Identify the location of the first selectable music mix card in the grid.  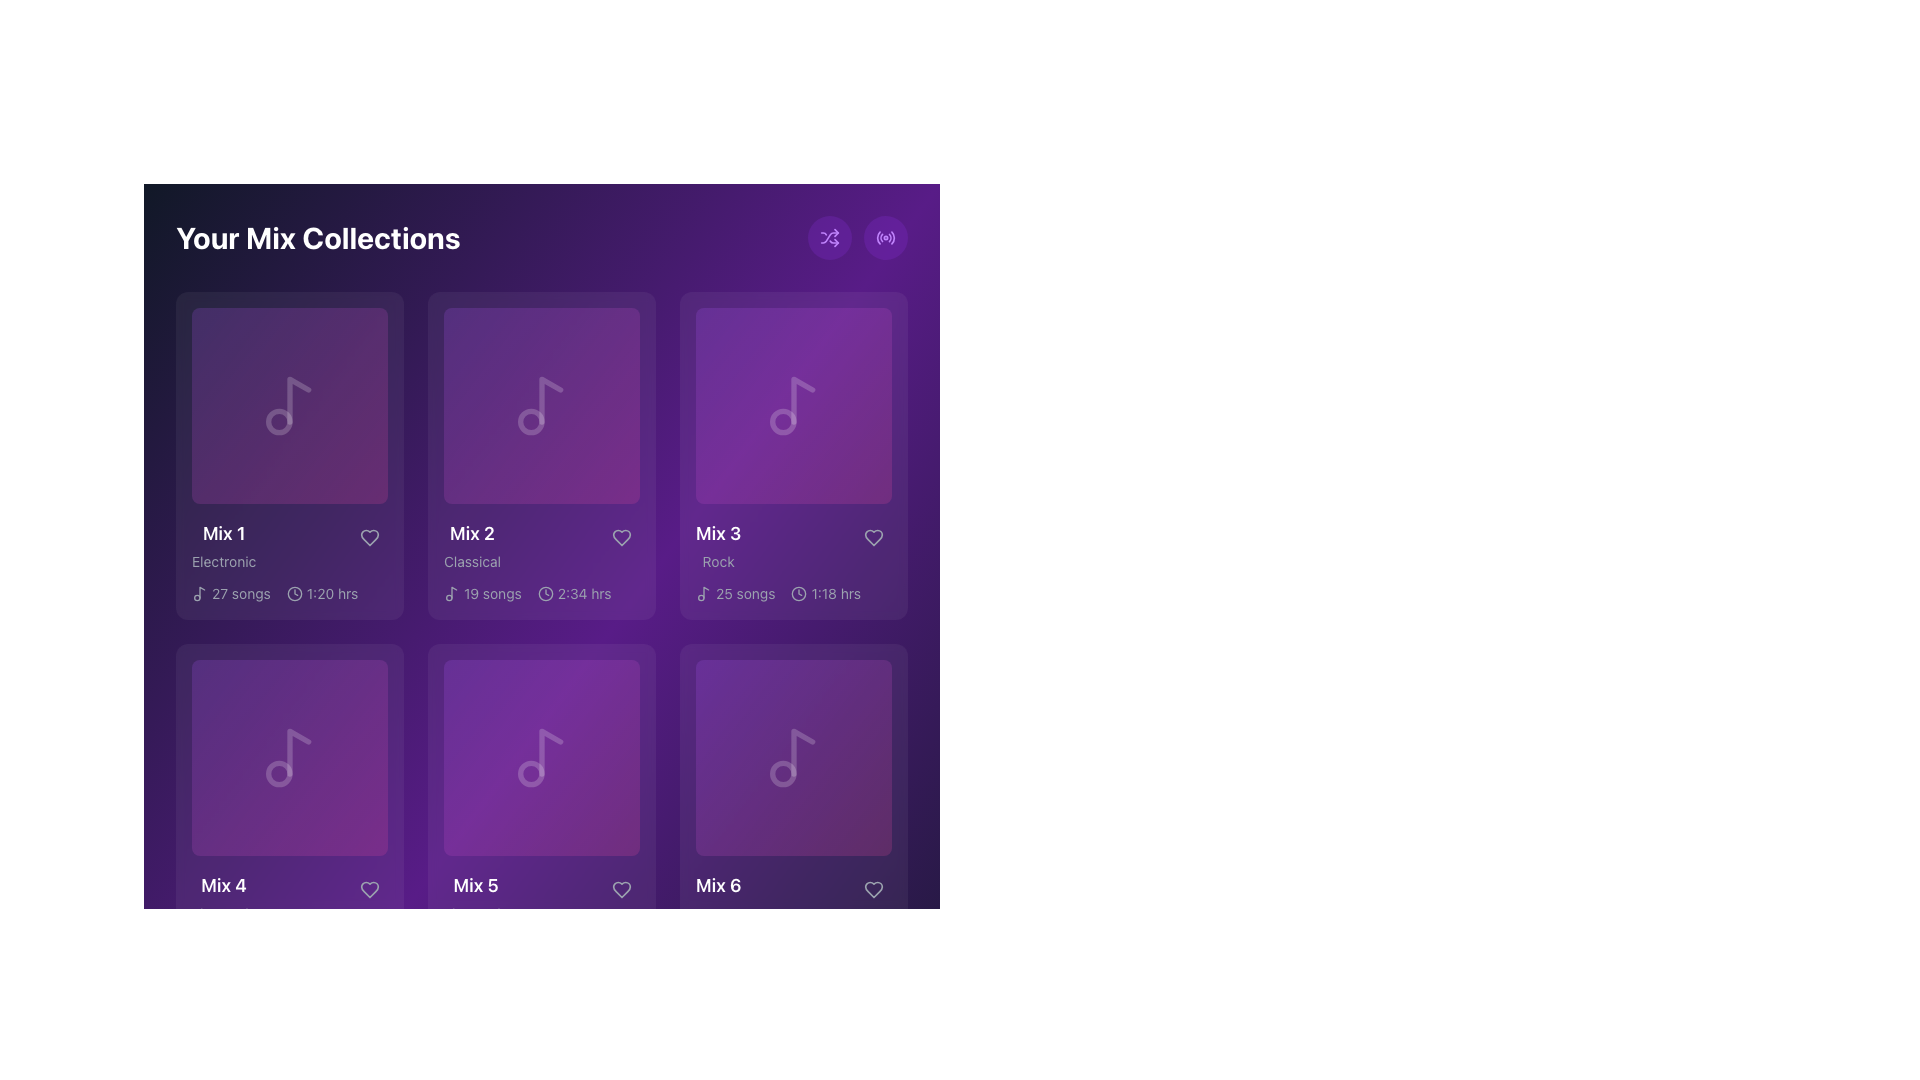
(288, 455).